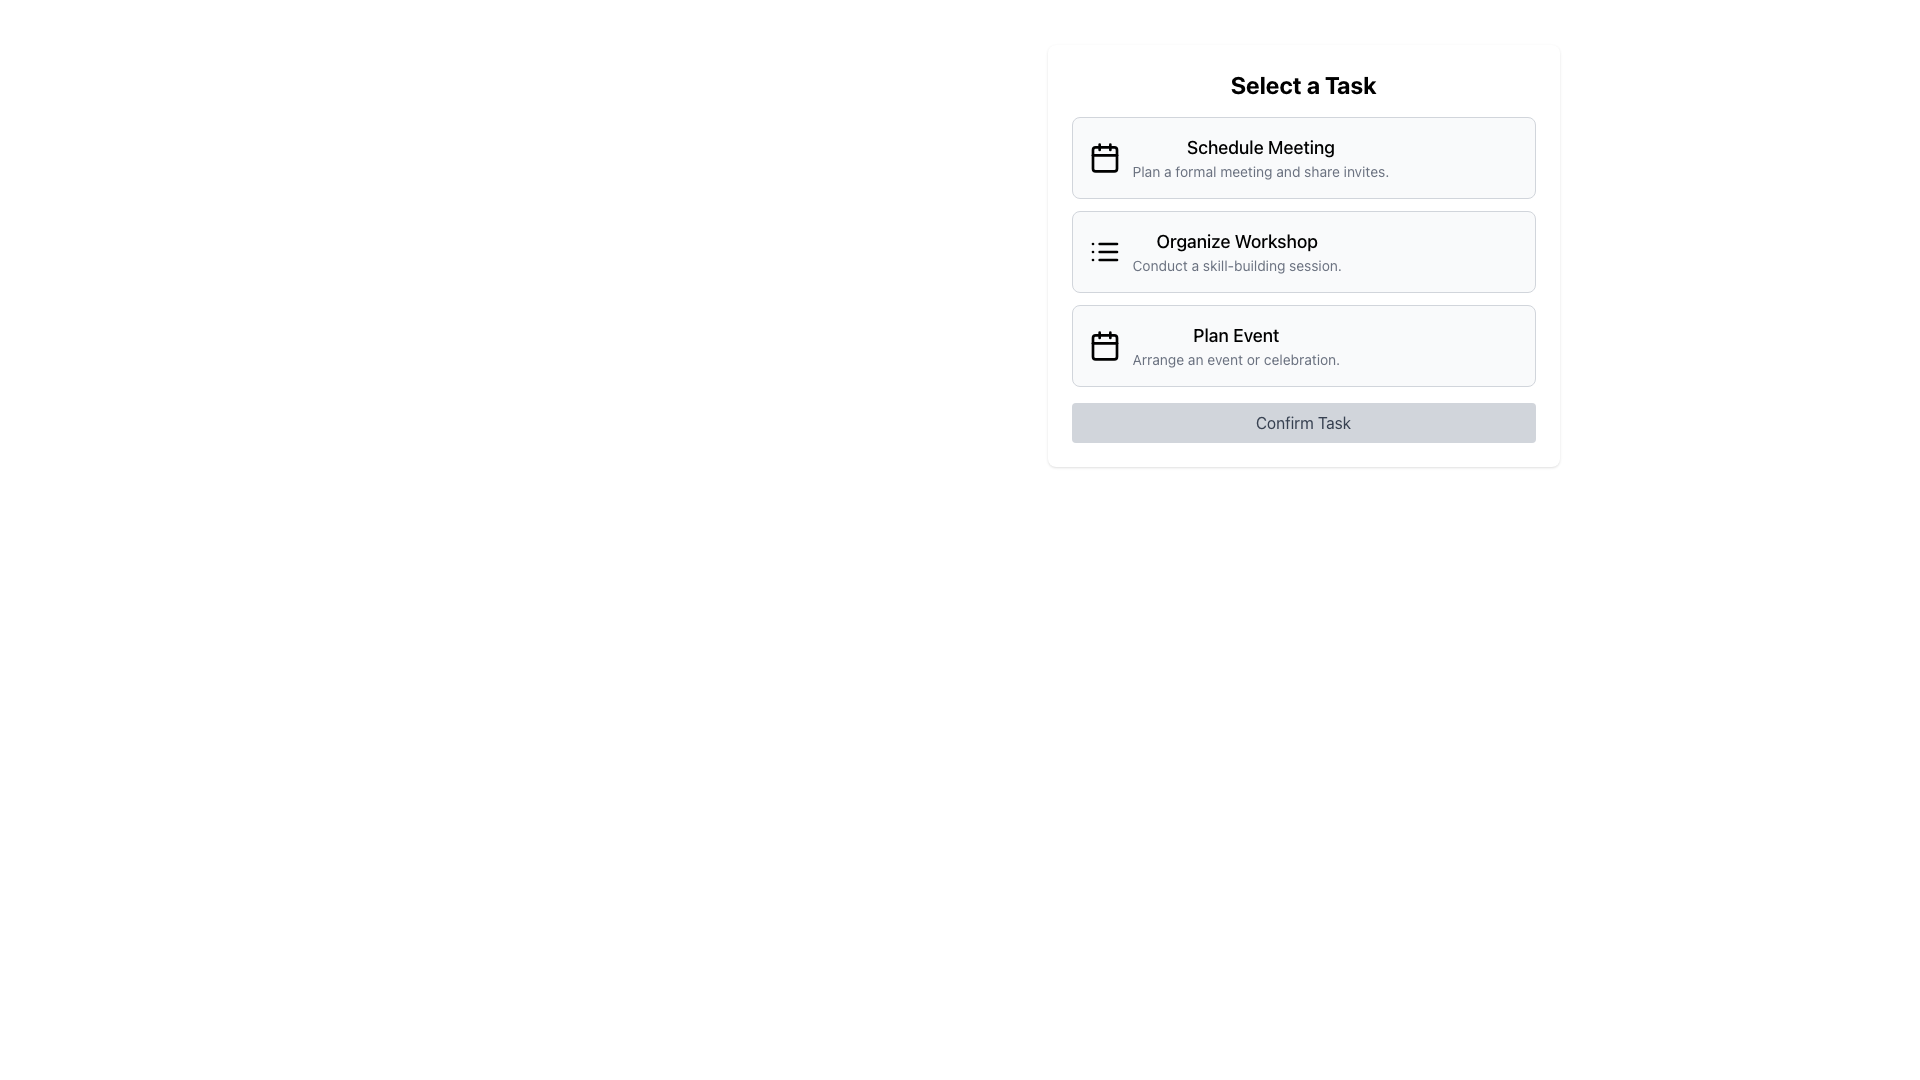 Image resolution: width=1920 pixels, height=1080 pixels. What do you see at coordinates (1235, 358) in the screenshot?
I see `the text label that provides explanation for the 'Plan Event' option, which is located as the second line of text directly below the heading 'Plan Event' in the third card of the 'Select a Task' section` at bounding box center [1235, 358].